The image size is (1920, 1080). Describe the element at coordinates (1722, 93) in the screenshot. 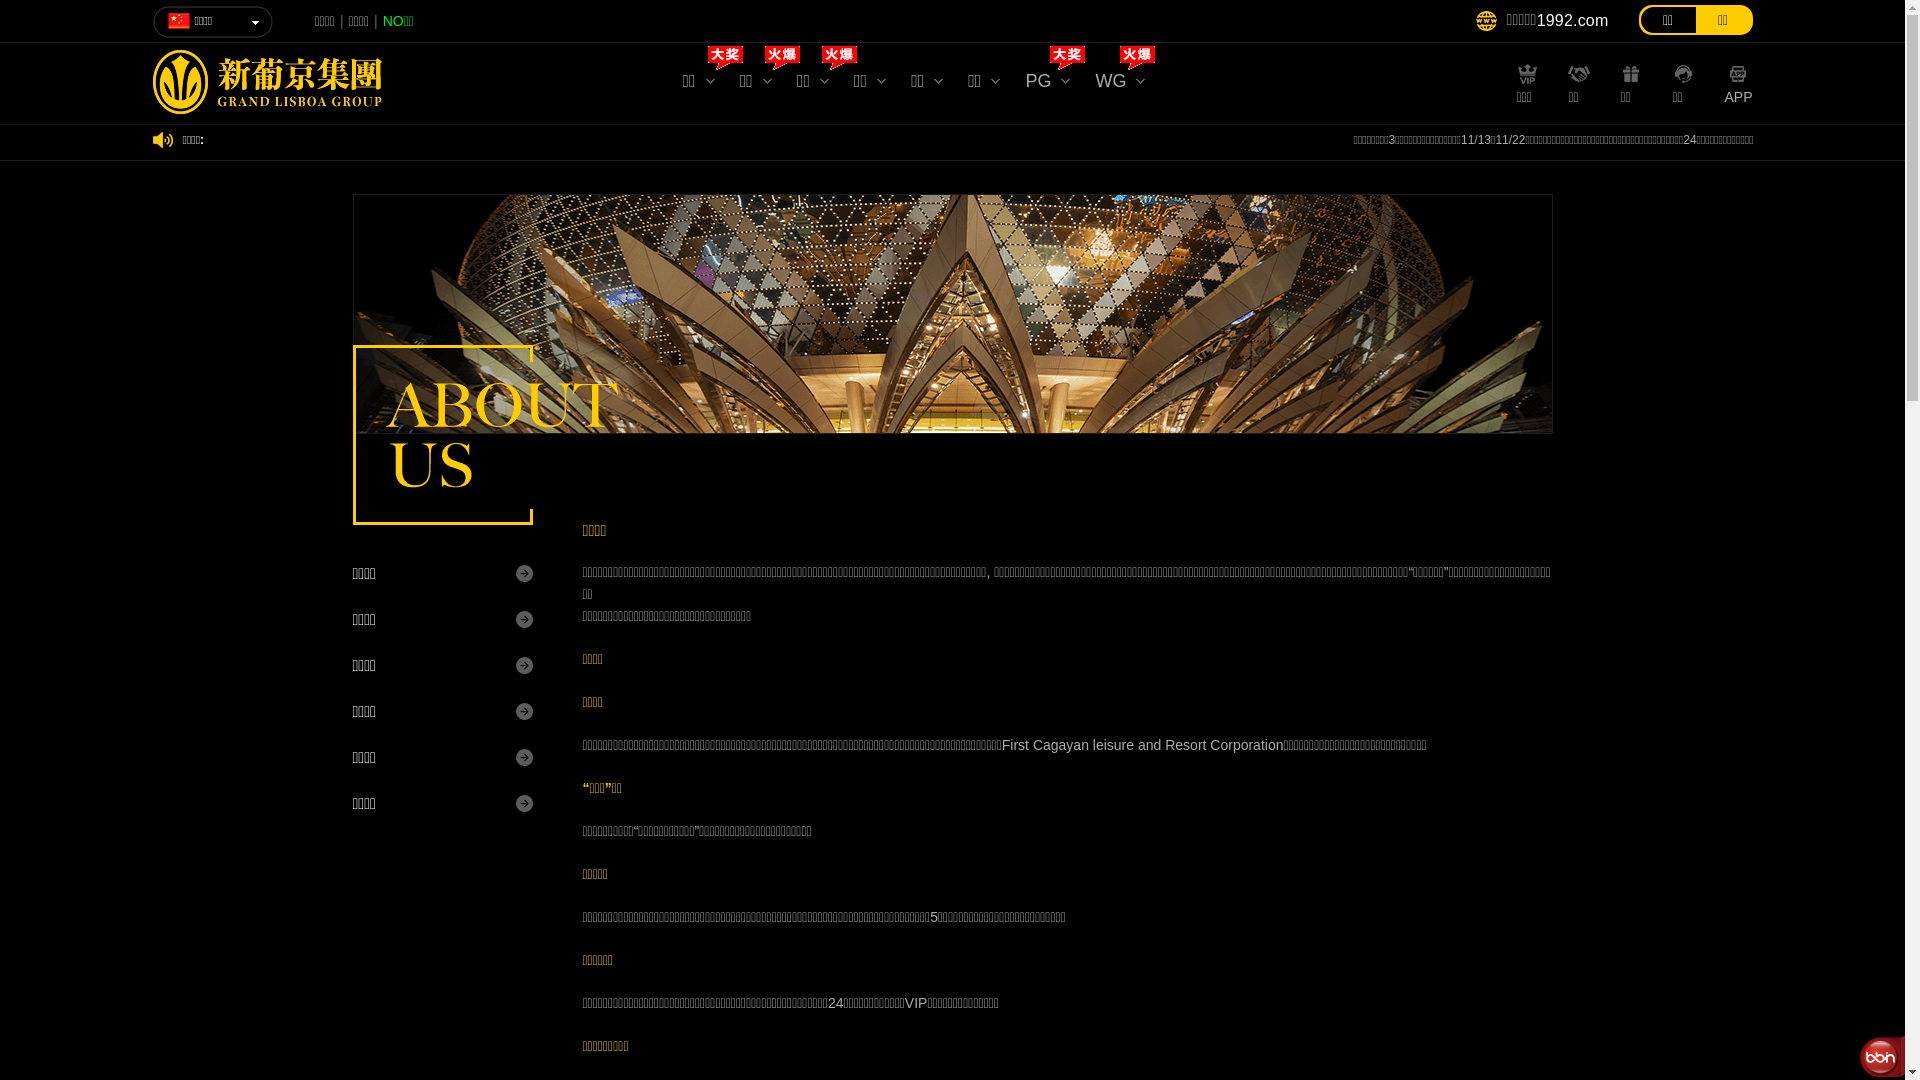

I see `'APP'` at that location.